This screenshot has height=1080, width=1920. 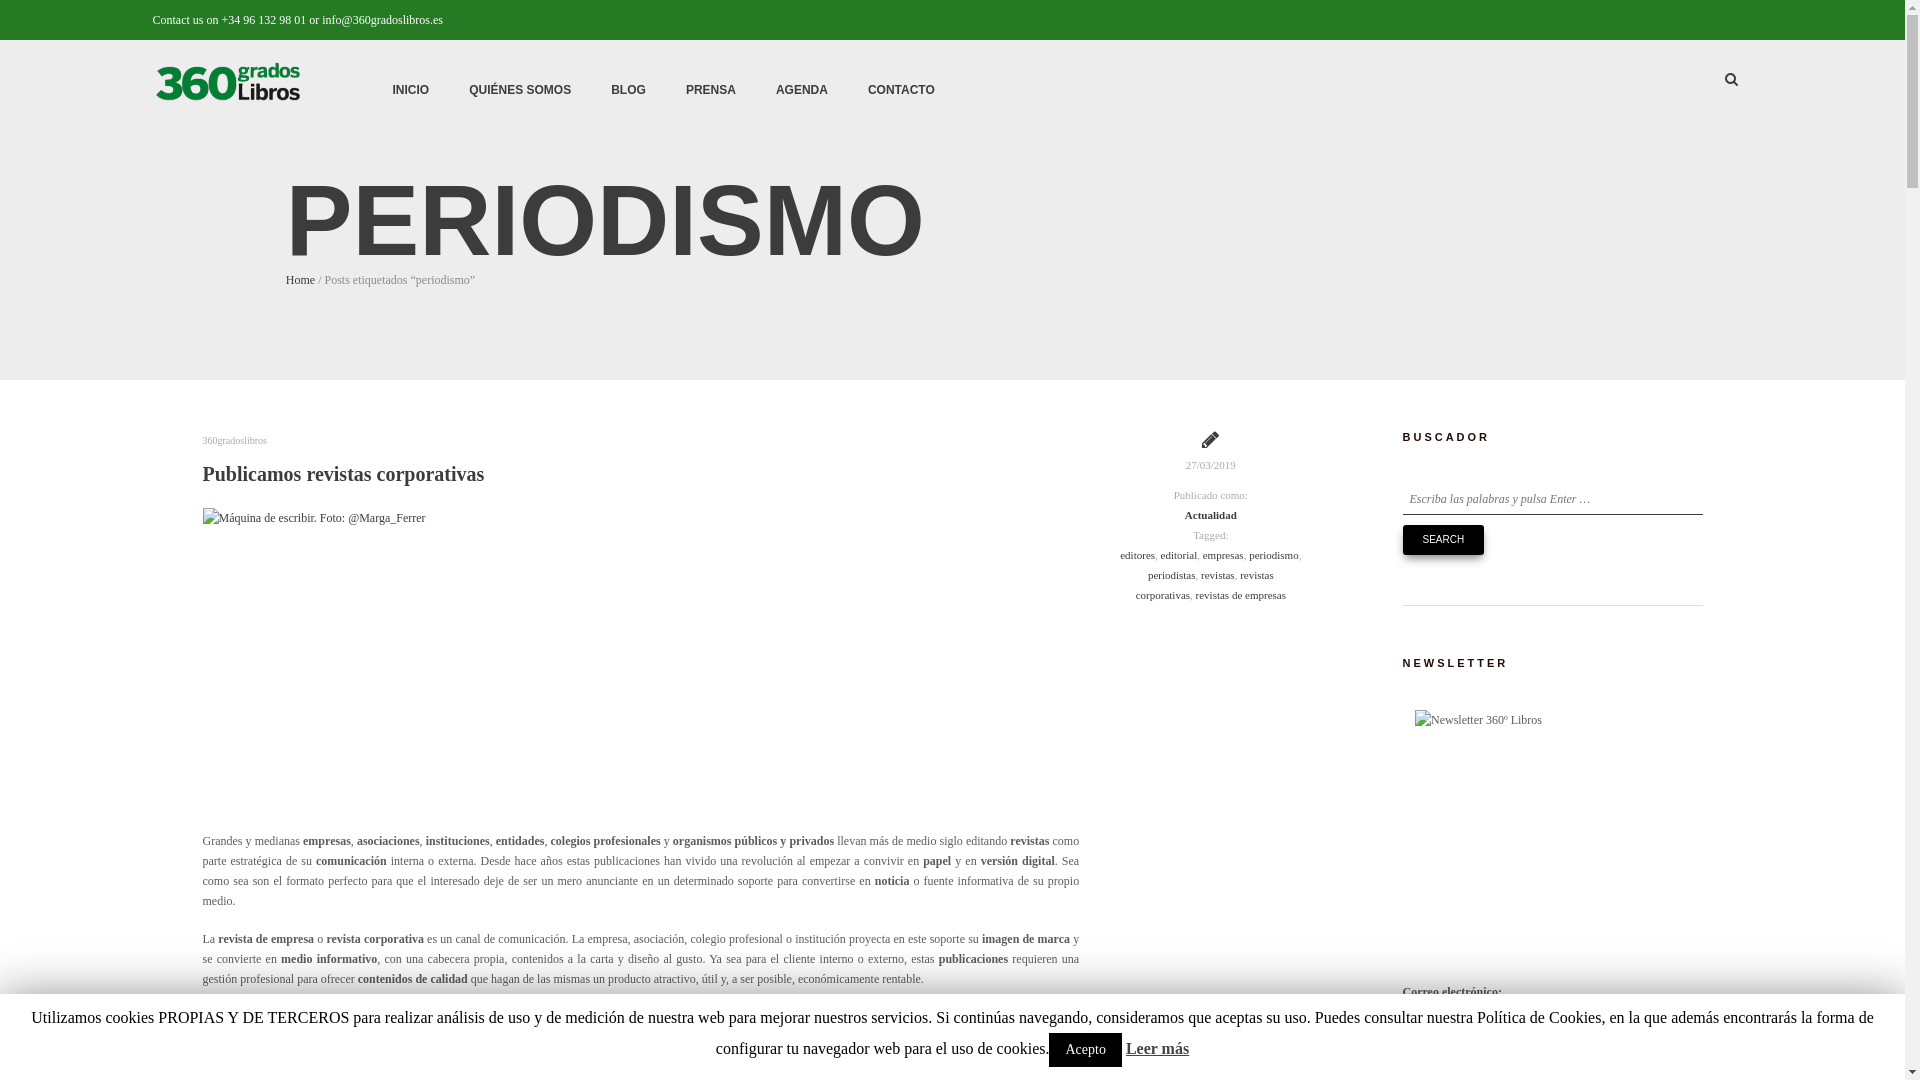 What do you see at coordinates (1222, 555) in the screenshot?
I see `'empresas'` at bounding box center [1222, 555].